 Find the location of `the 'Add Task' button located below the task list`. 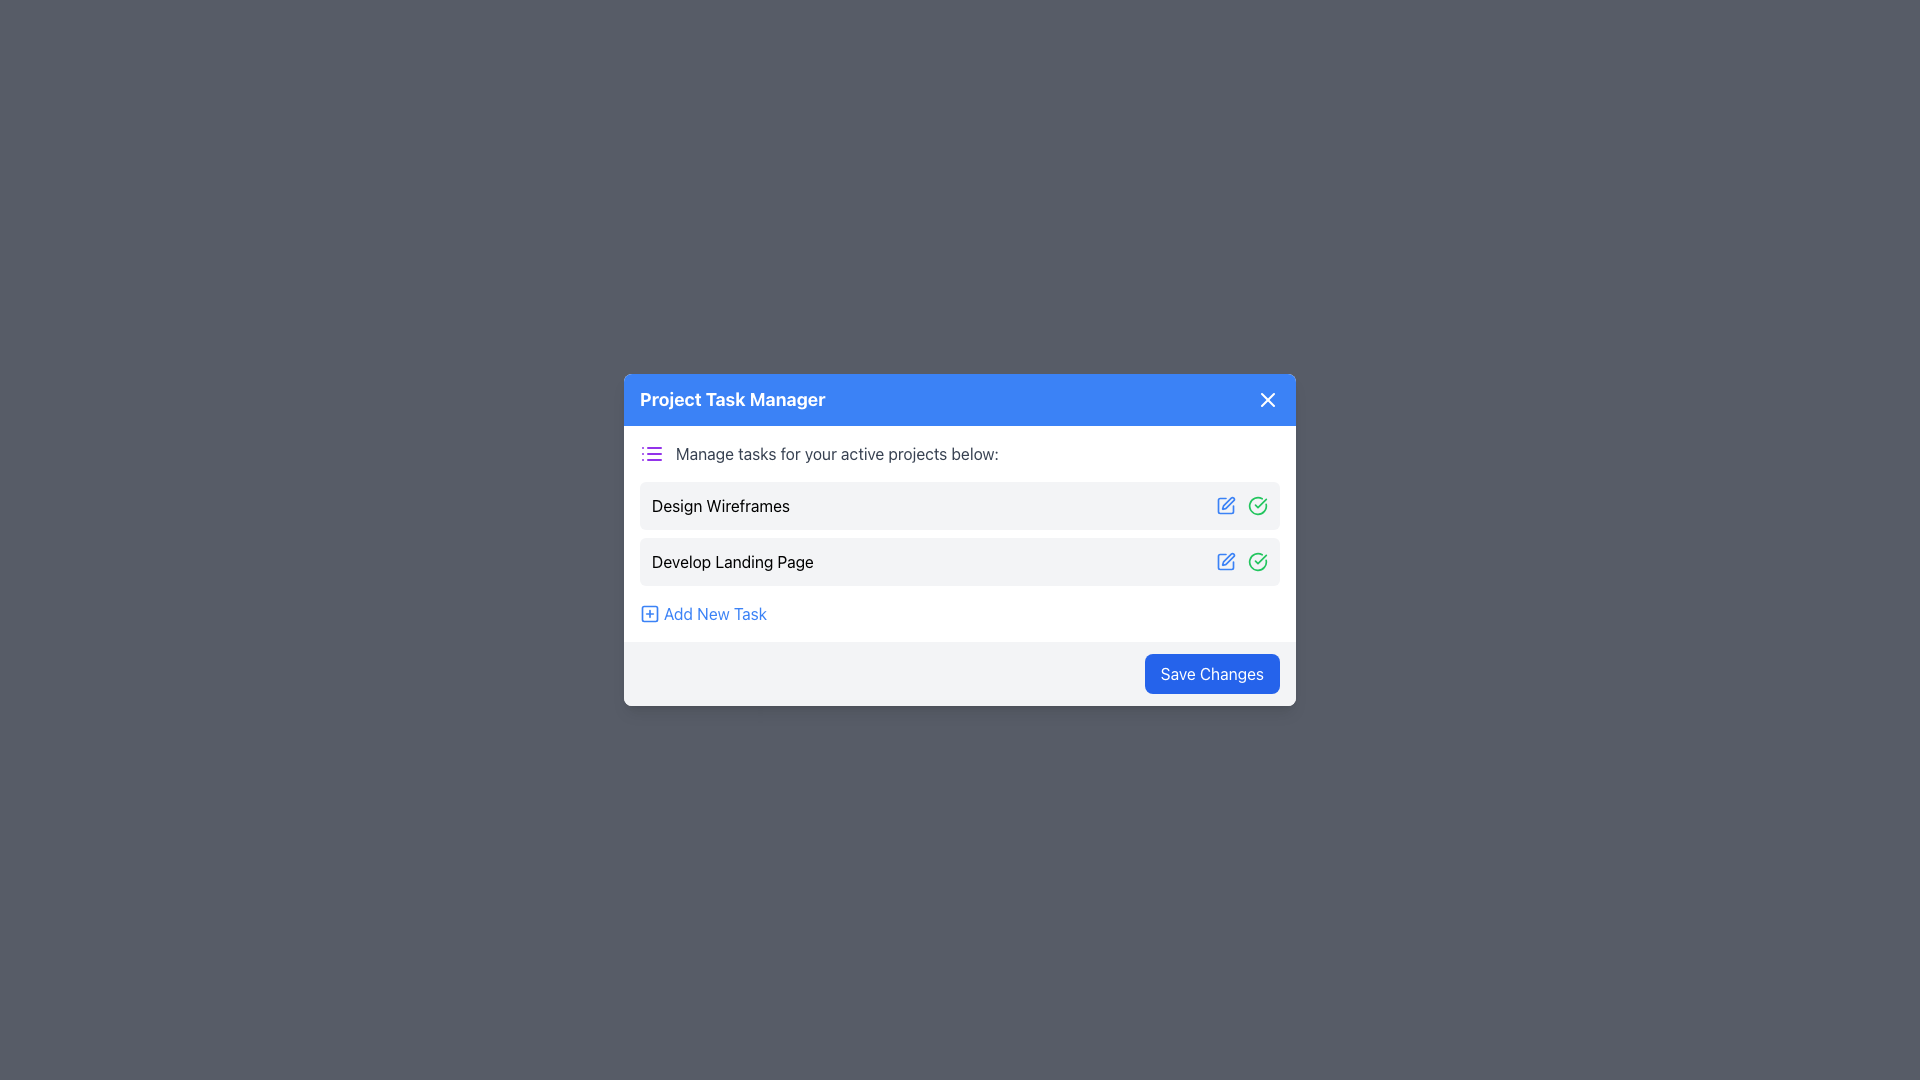

the 'Add Task' button located below the task list is located at coordinates (703, 612).